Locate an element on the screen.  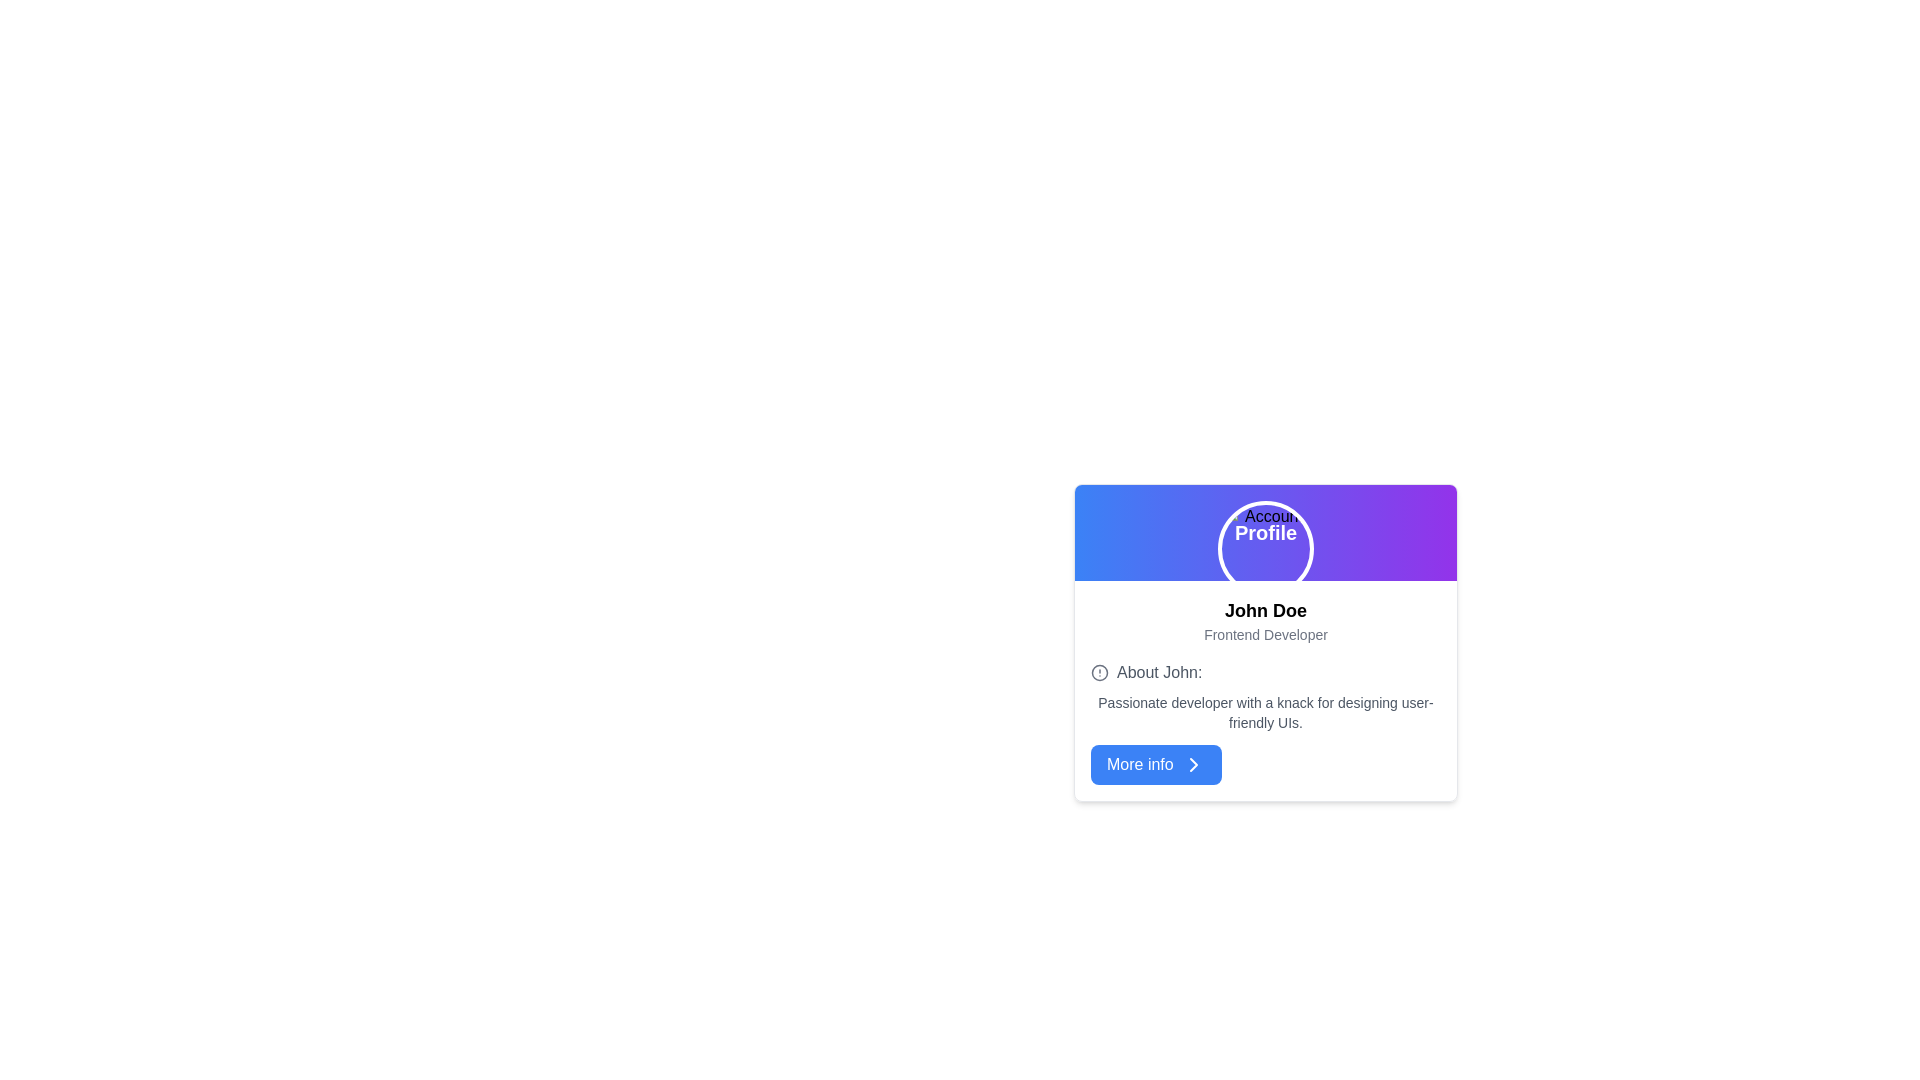
the small circular icon with a gray outline and an exclamation mark located to the left of the text 'About John:' by moving the cursor to its center is located at coordinates (1098, 672).